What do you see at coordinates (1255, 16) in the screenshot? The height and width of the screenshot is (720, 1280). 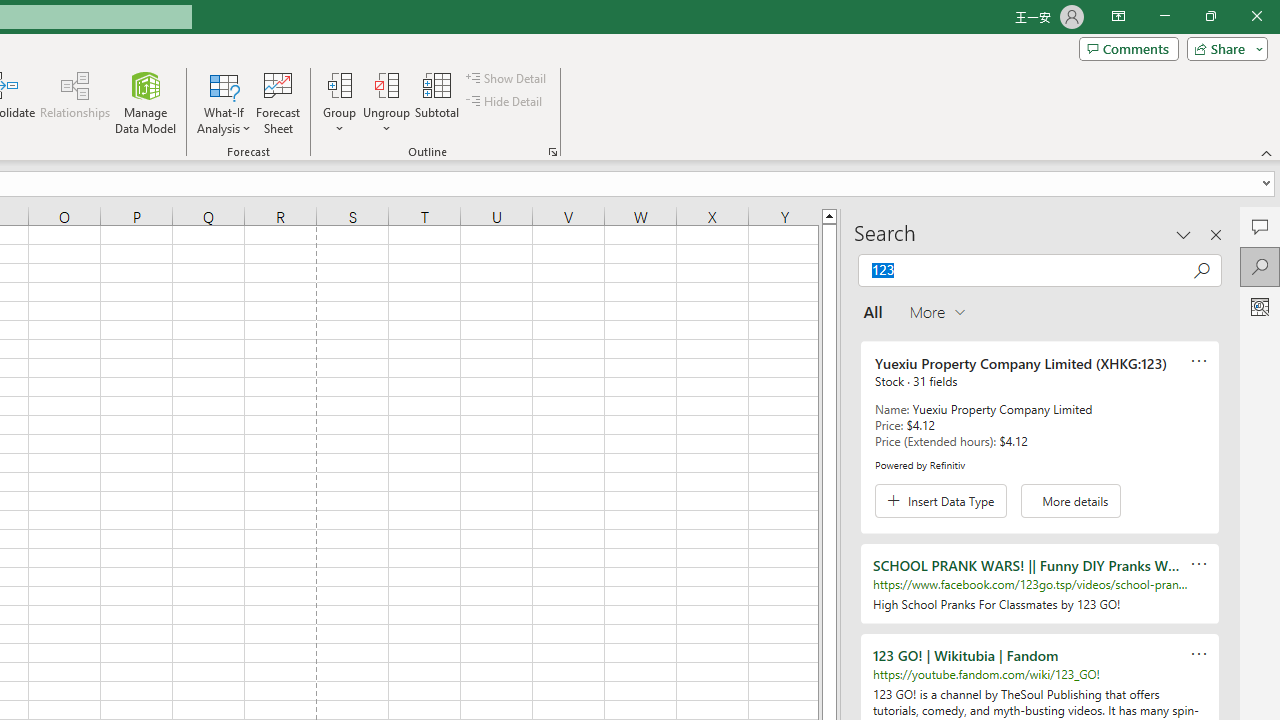 I see `'Close'` at bounding box center [1255, 16].